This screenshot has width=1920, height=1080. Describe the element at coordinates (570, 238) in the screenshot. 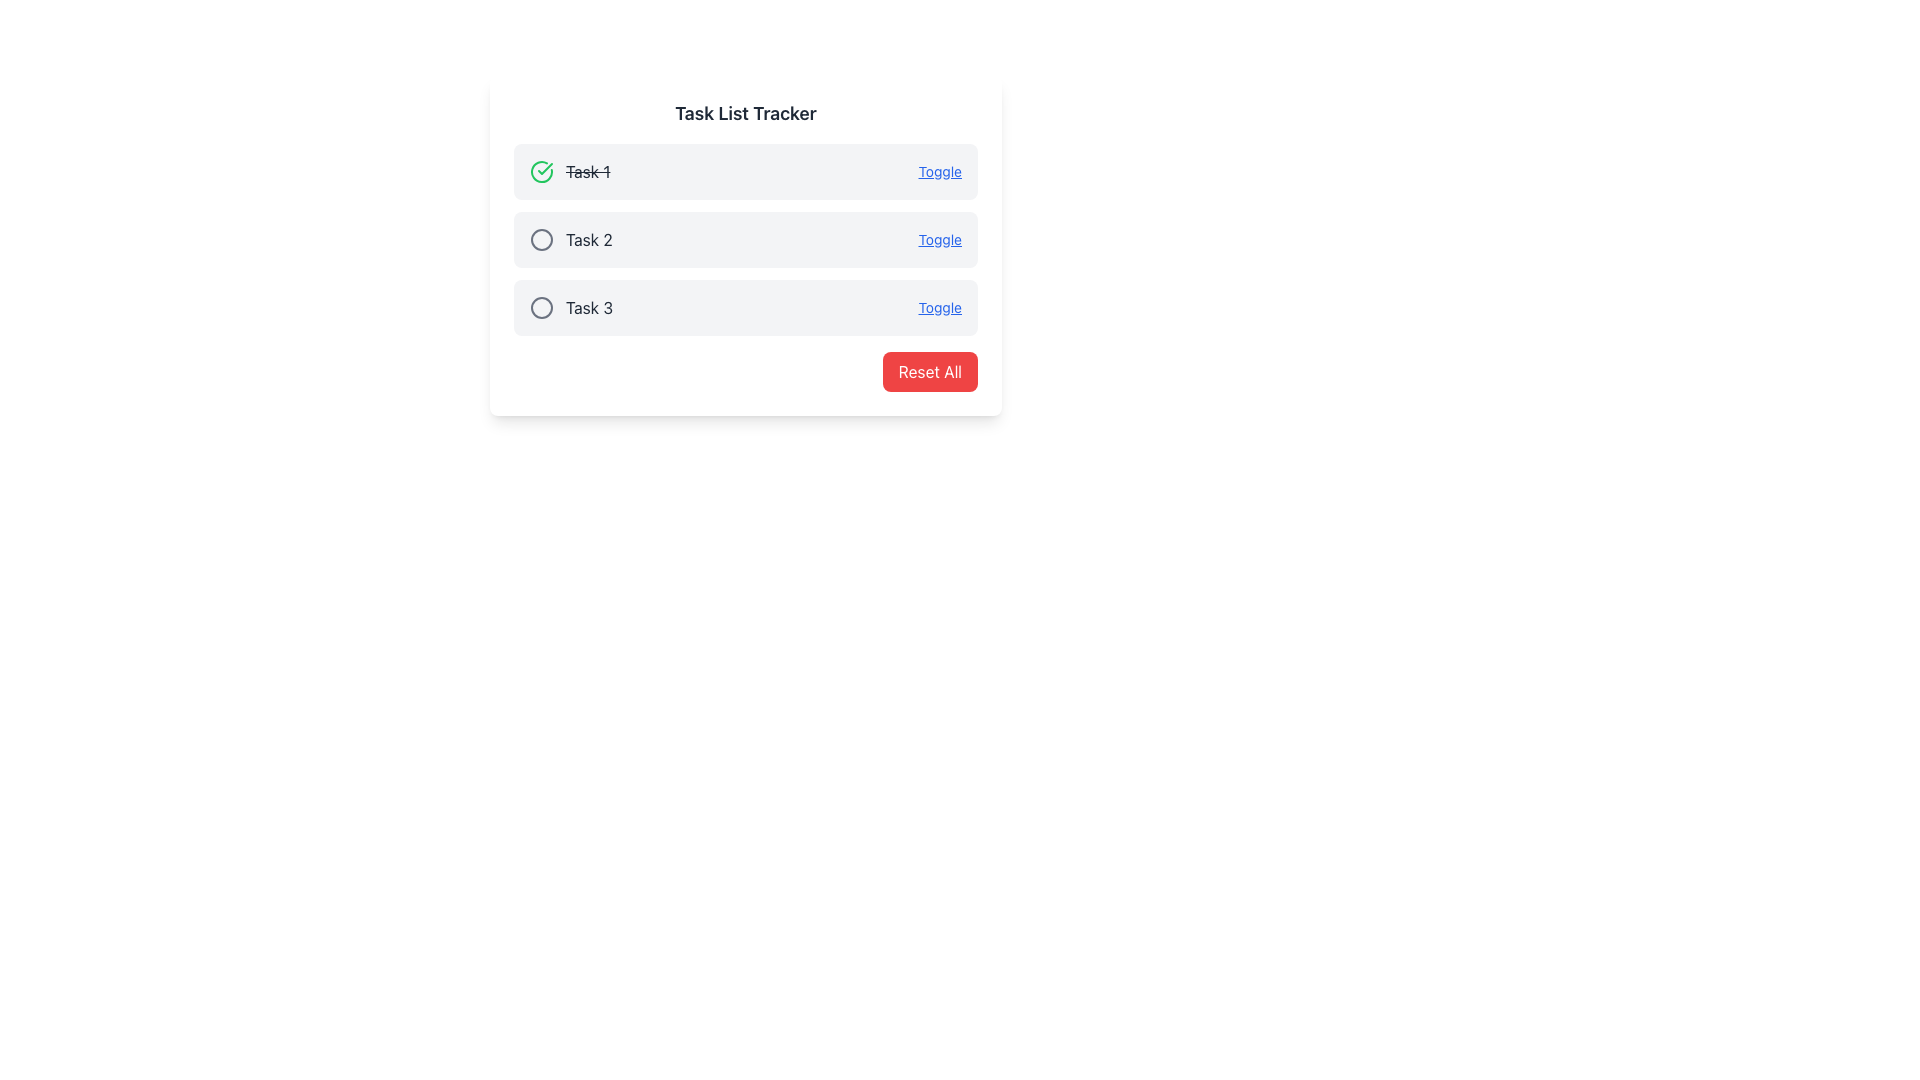

I see `the second task item` at that location.